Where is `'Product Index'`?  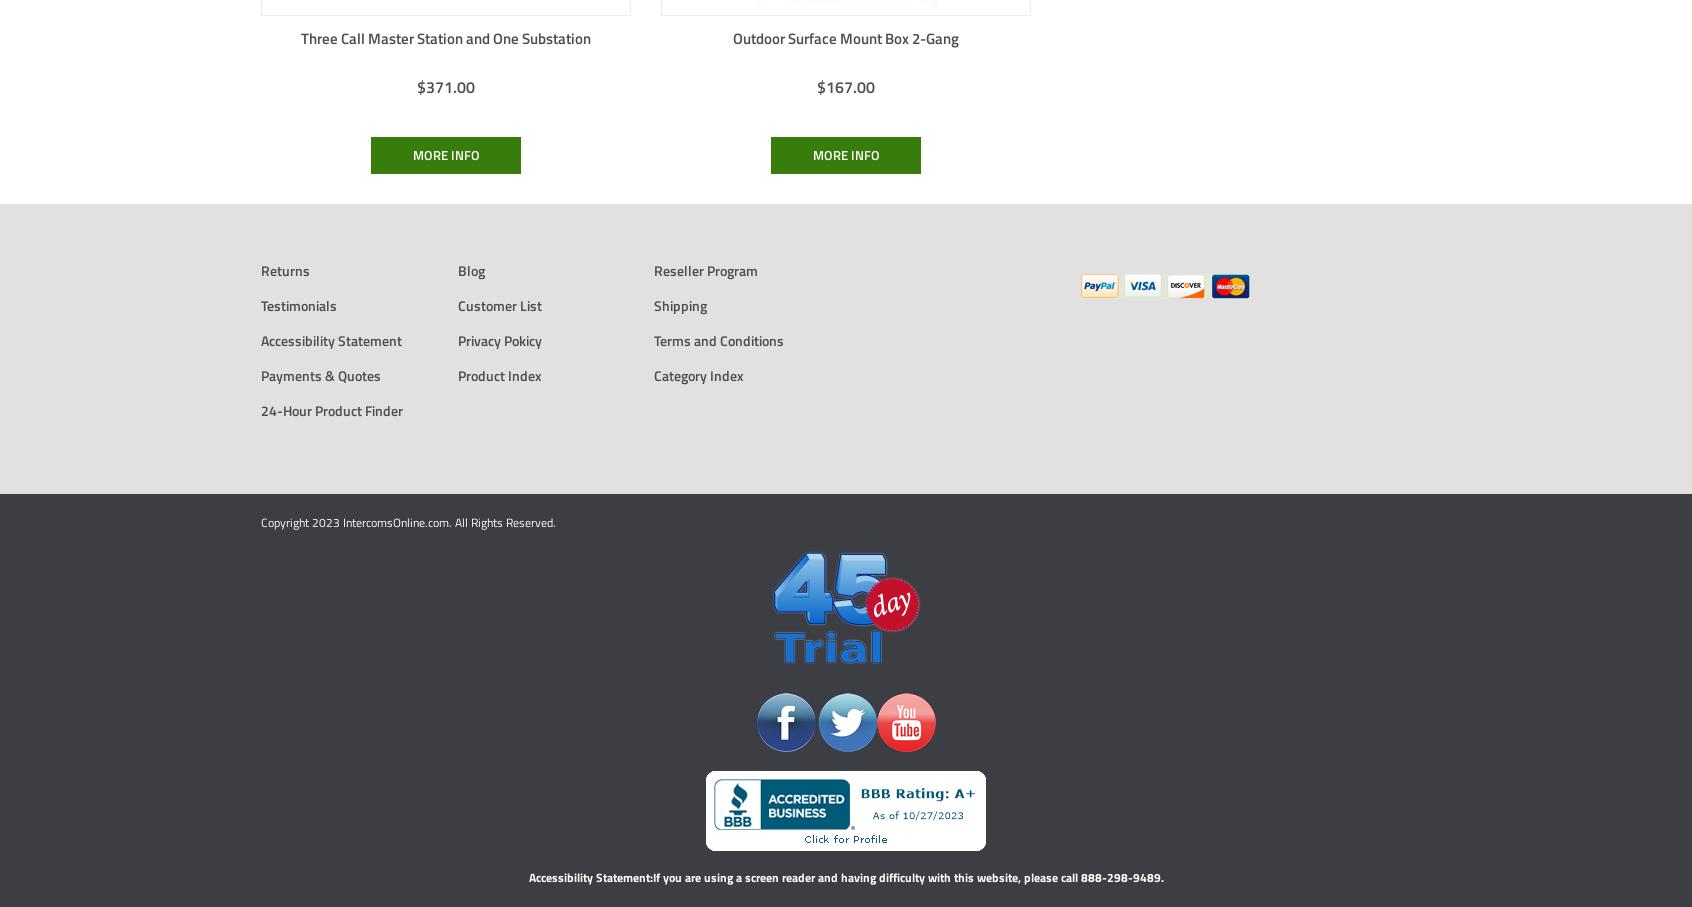 'Product Index' is located at coordinates (498, 374).